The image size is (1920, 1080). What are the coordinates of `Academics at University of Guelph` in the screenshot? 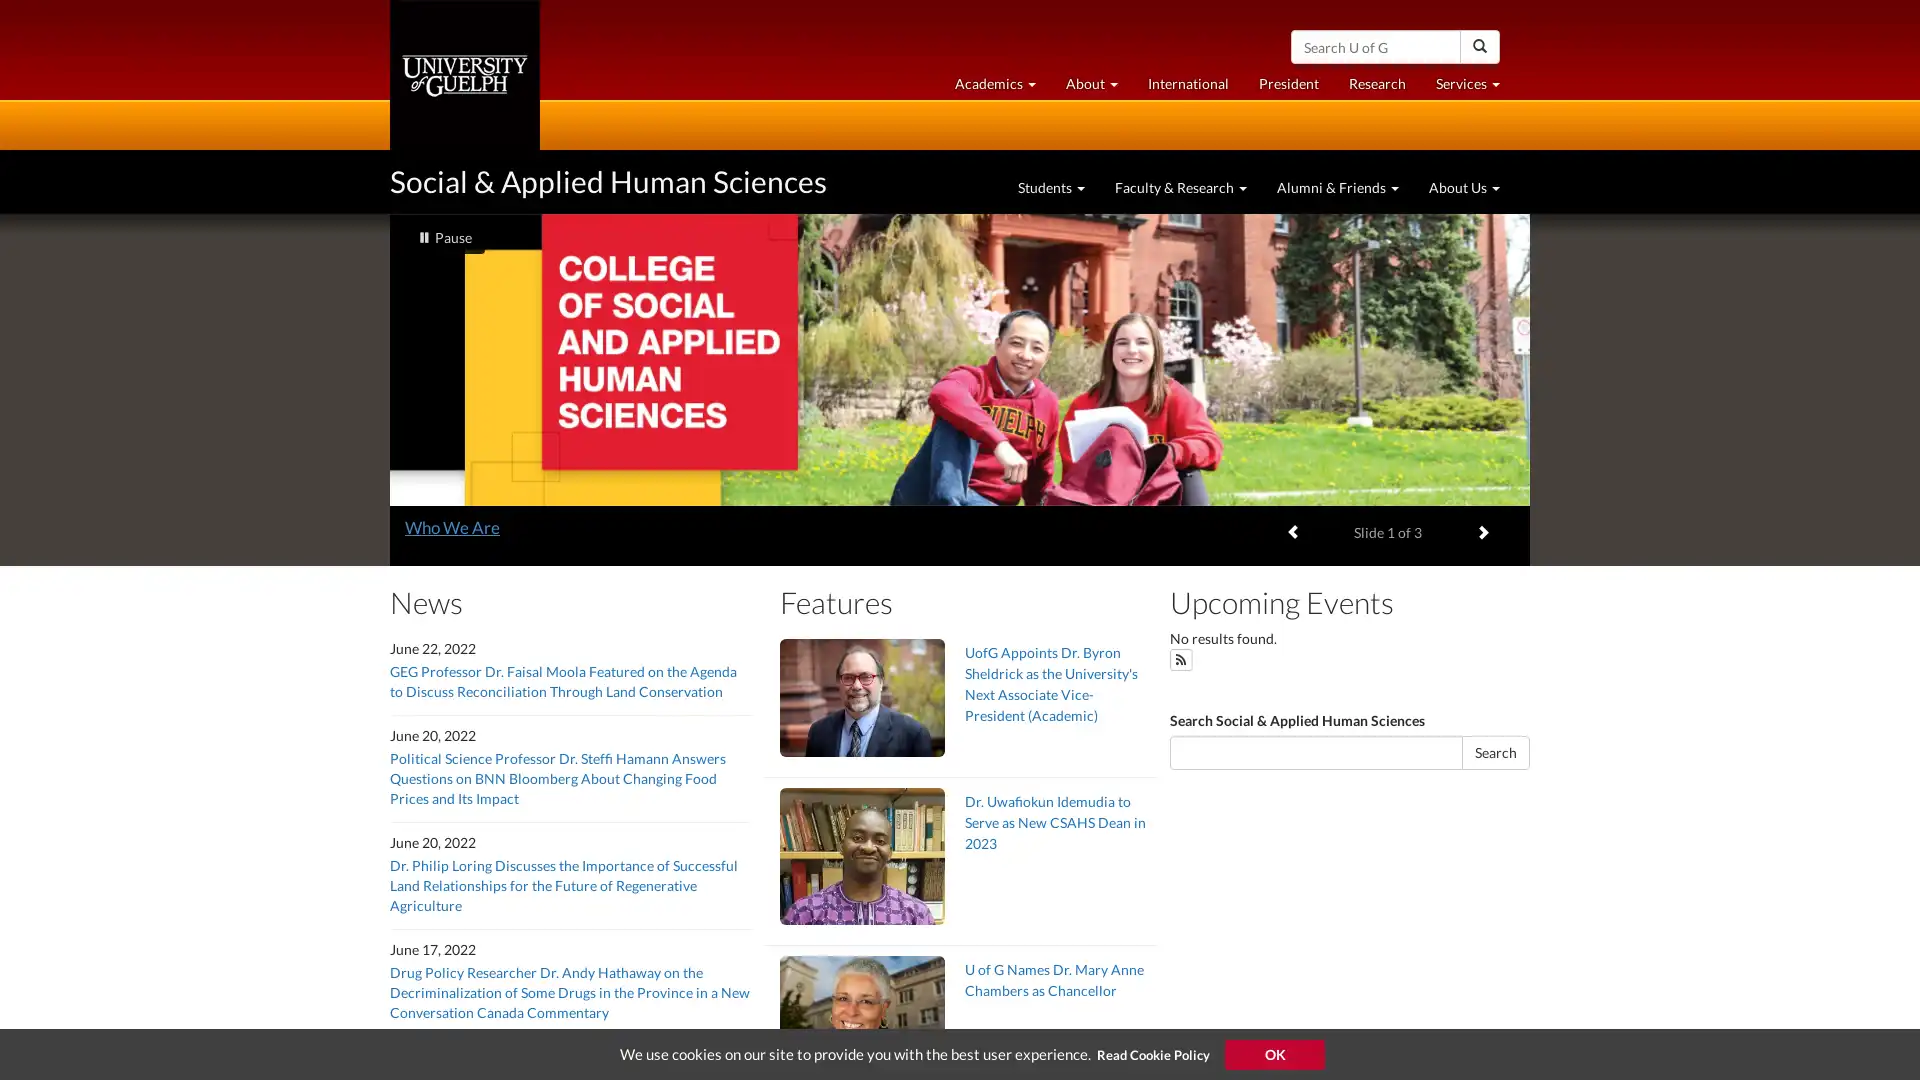 It's located at (995, 83).